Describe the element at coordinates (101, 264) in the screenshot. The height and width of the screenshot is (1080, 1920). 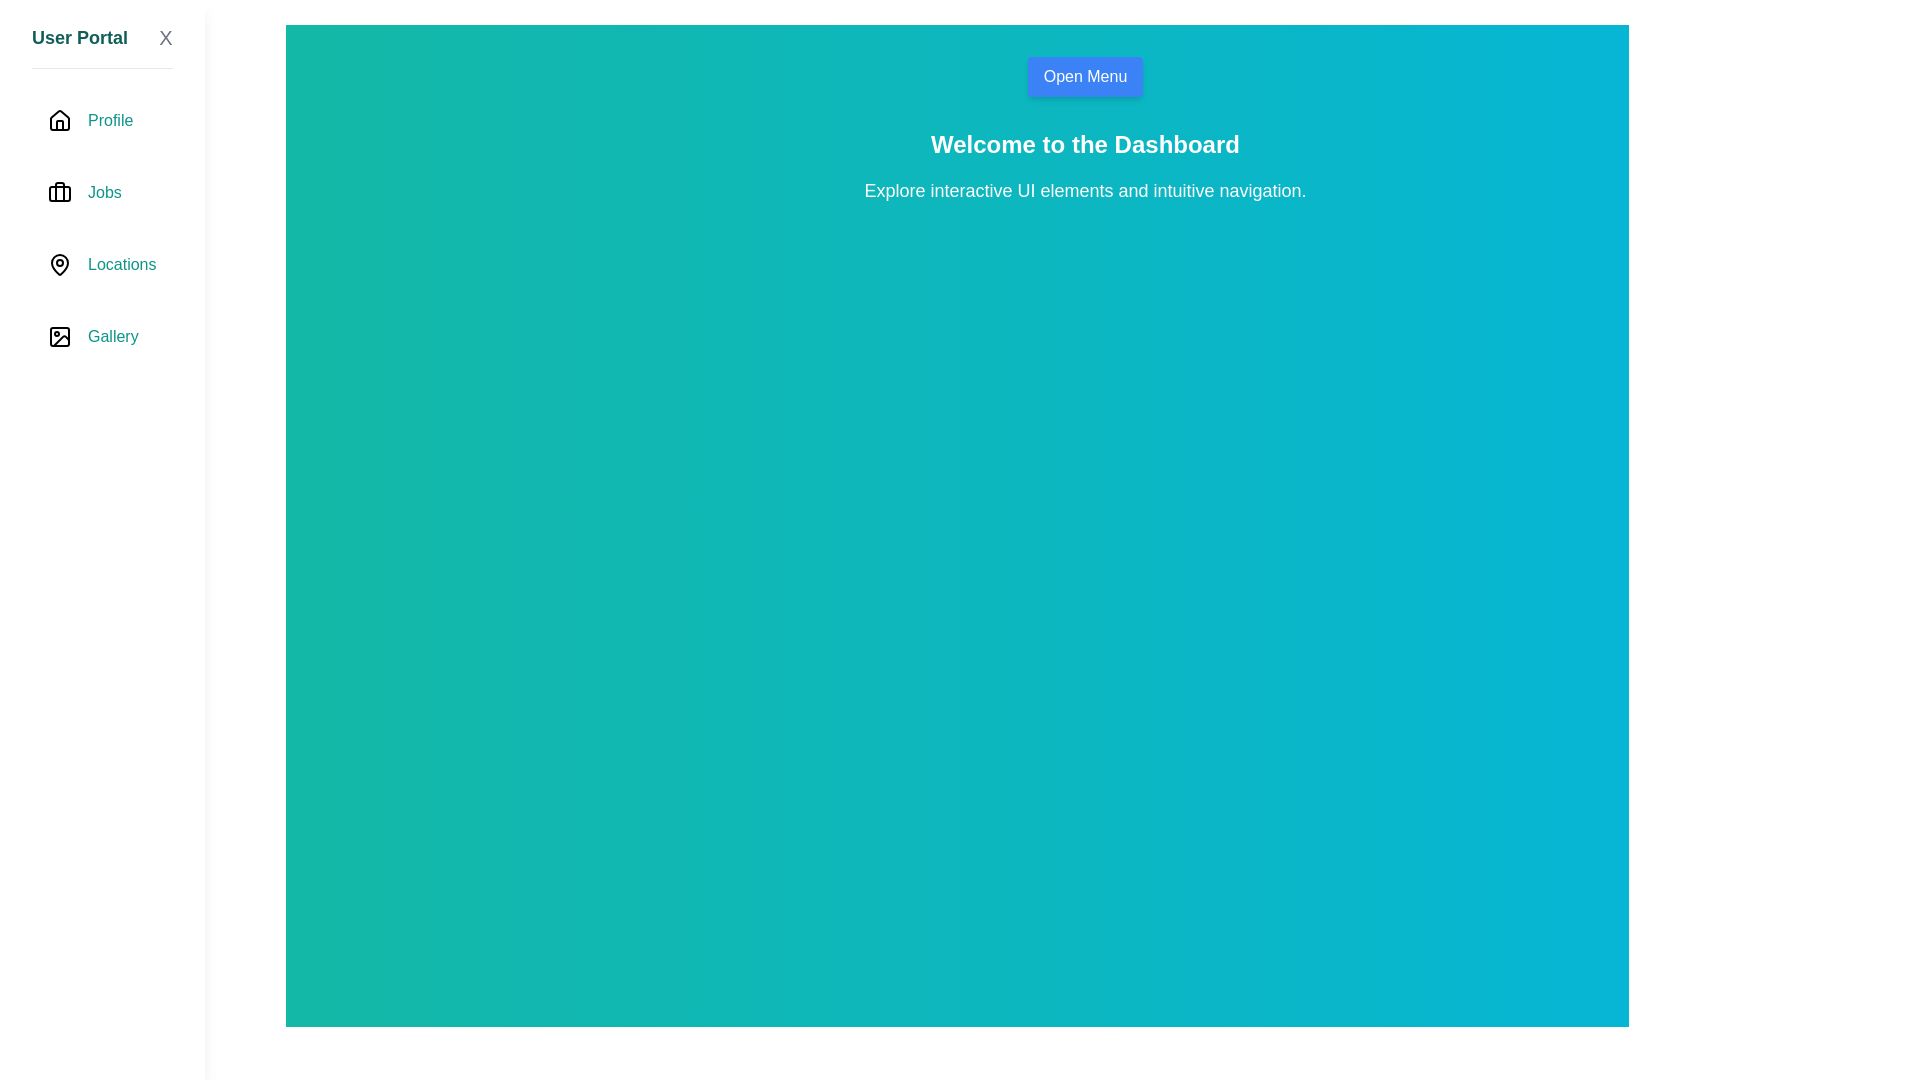
I see `the navigation item labeled Locations` at that location.